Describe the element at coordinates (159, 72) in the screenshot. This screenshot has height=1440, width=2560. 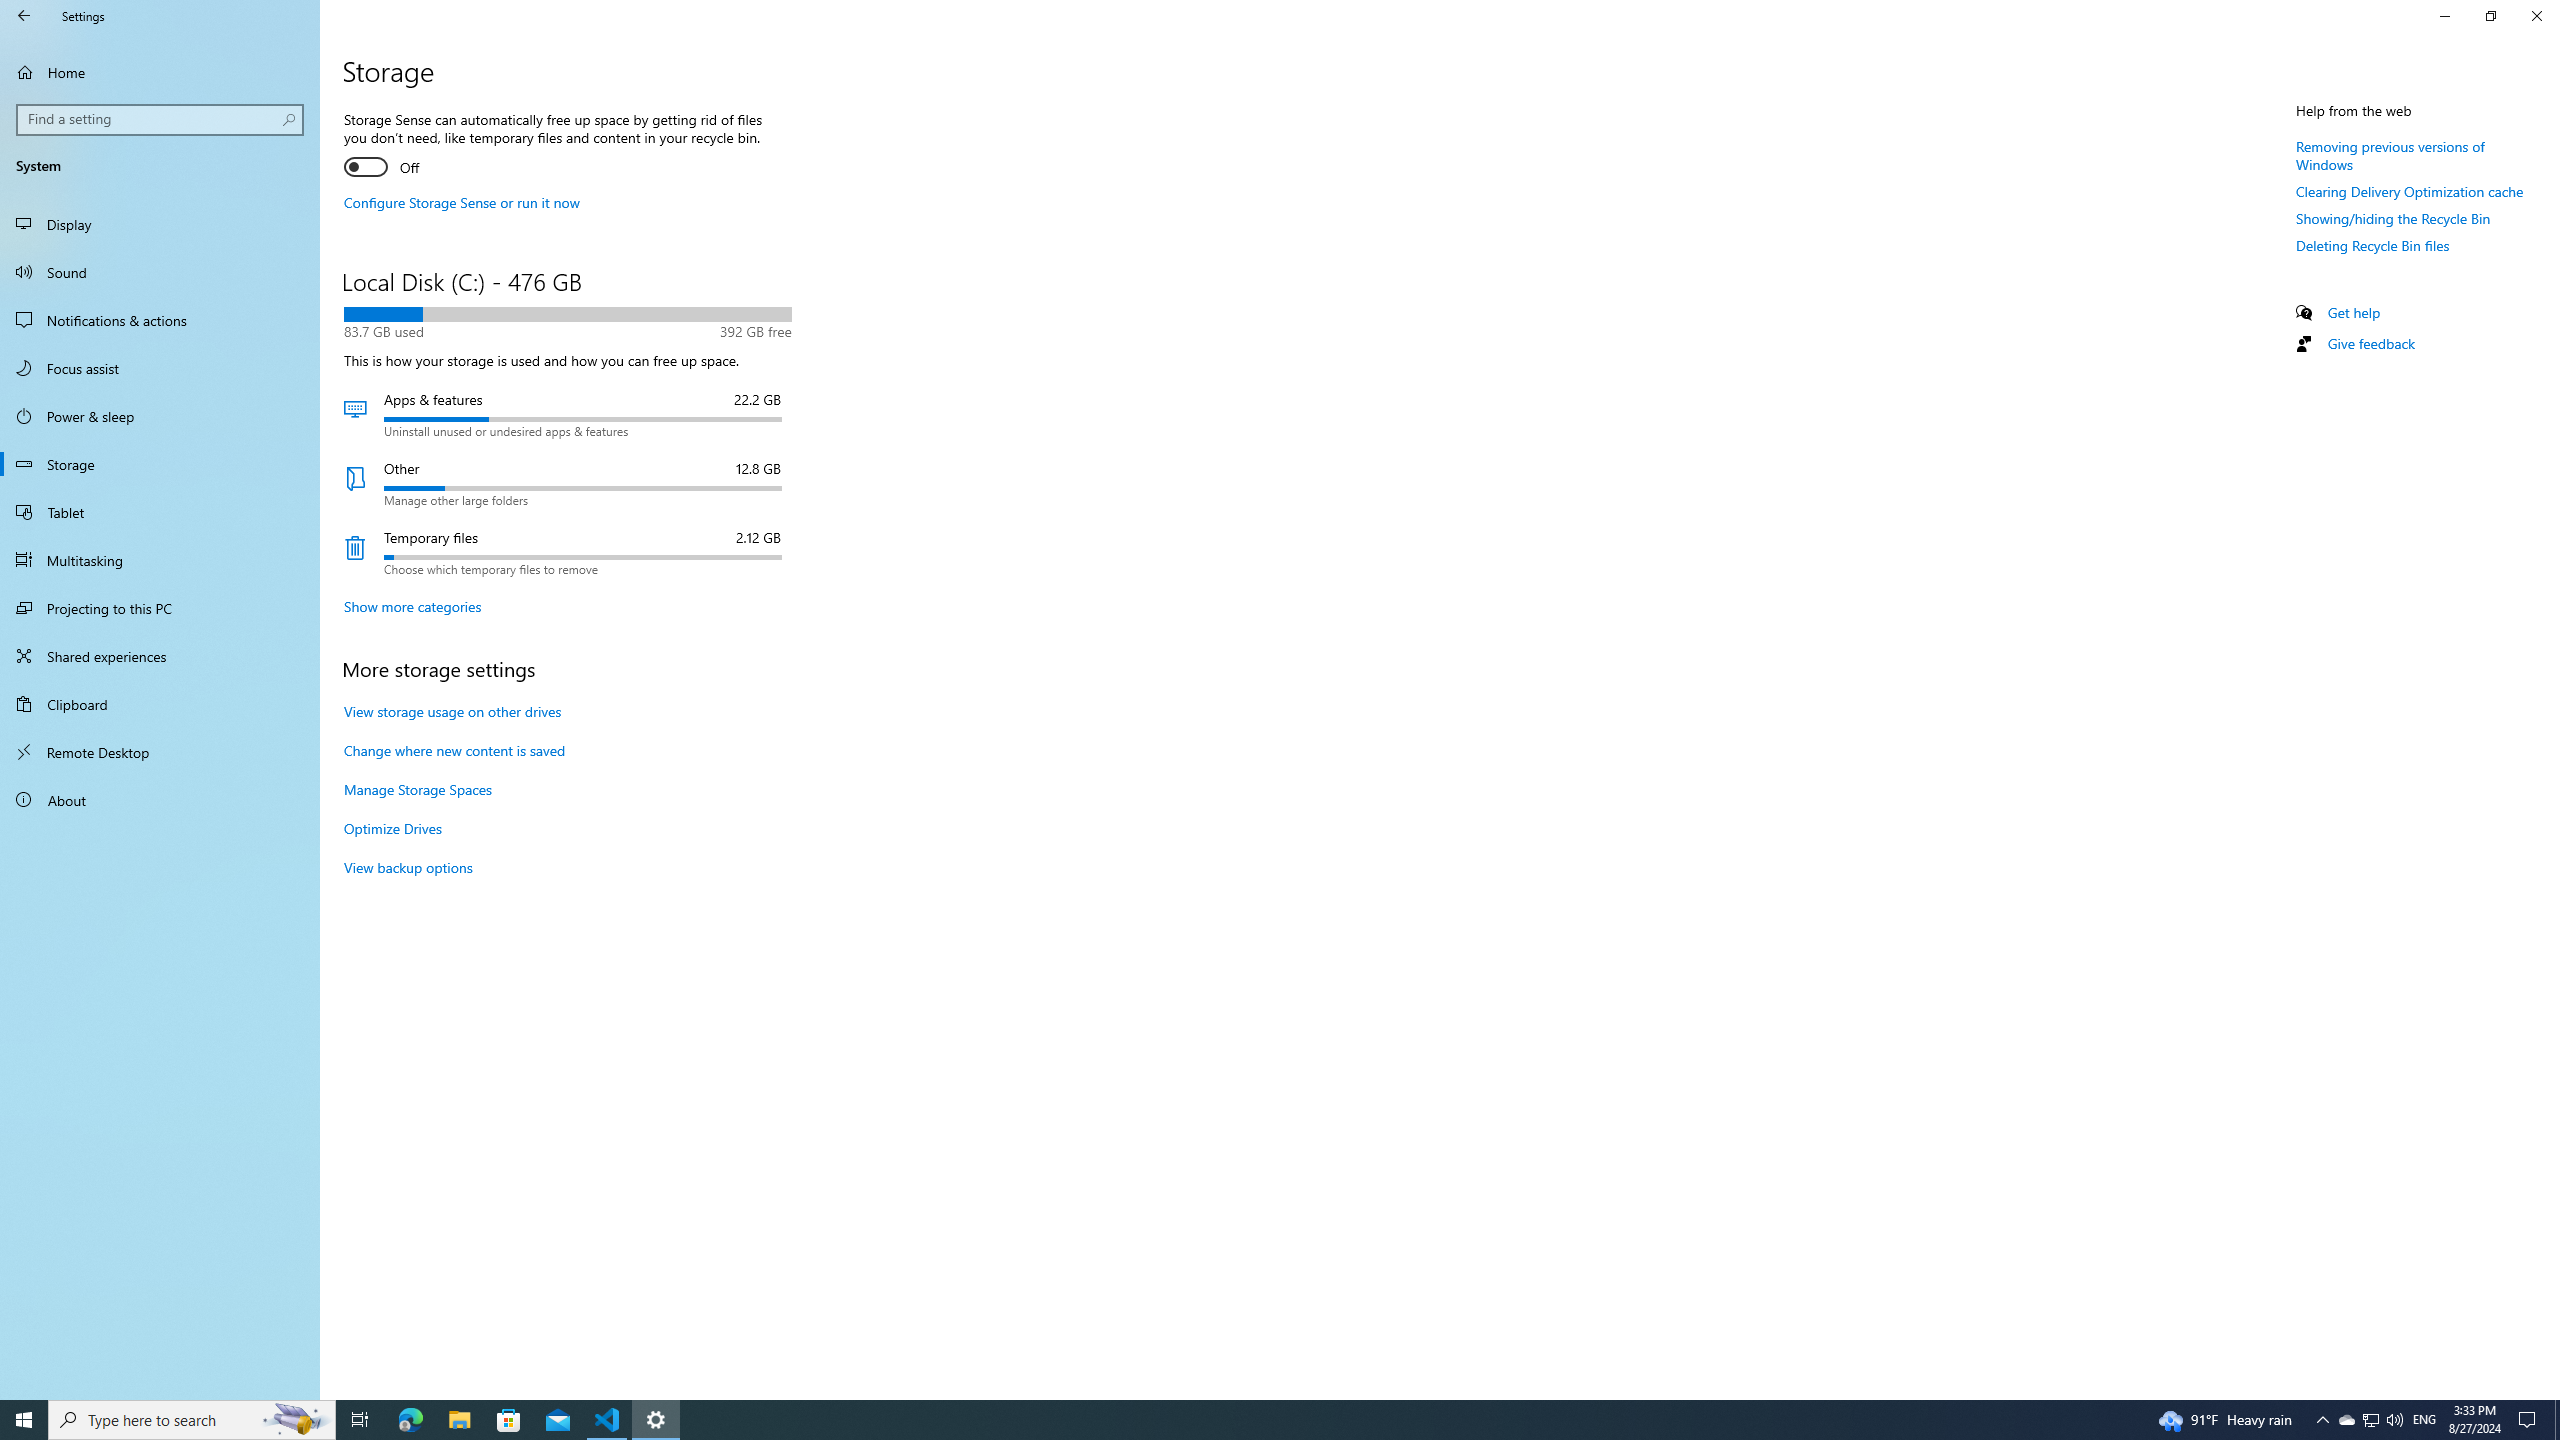
I see `'Home'` at that location.